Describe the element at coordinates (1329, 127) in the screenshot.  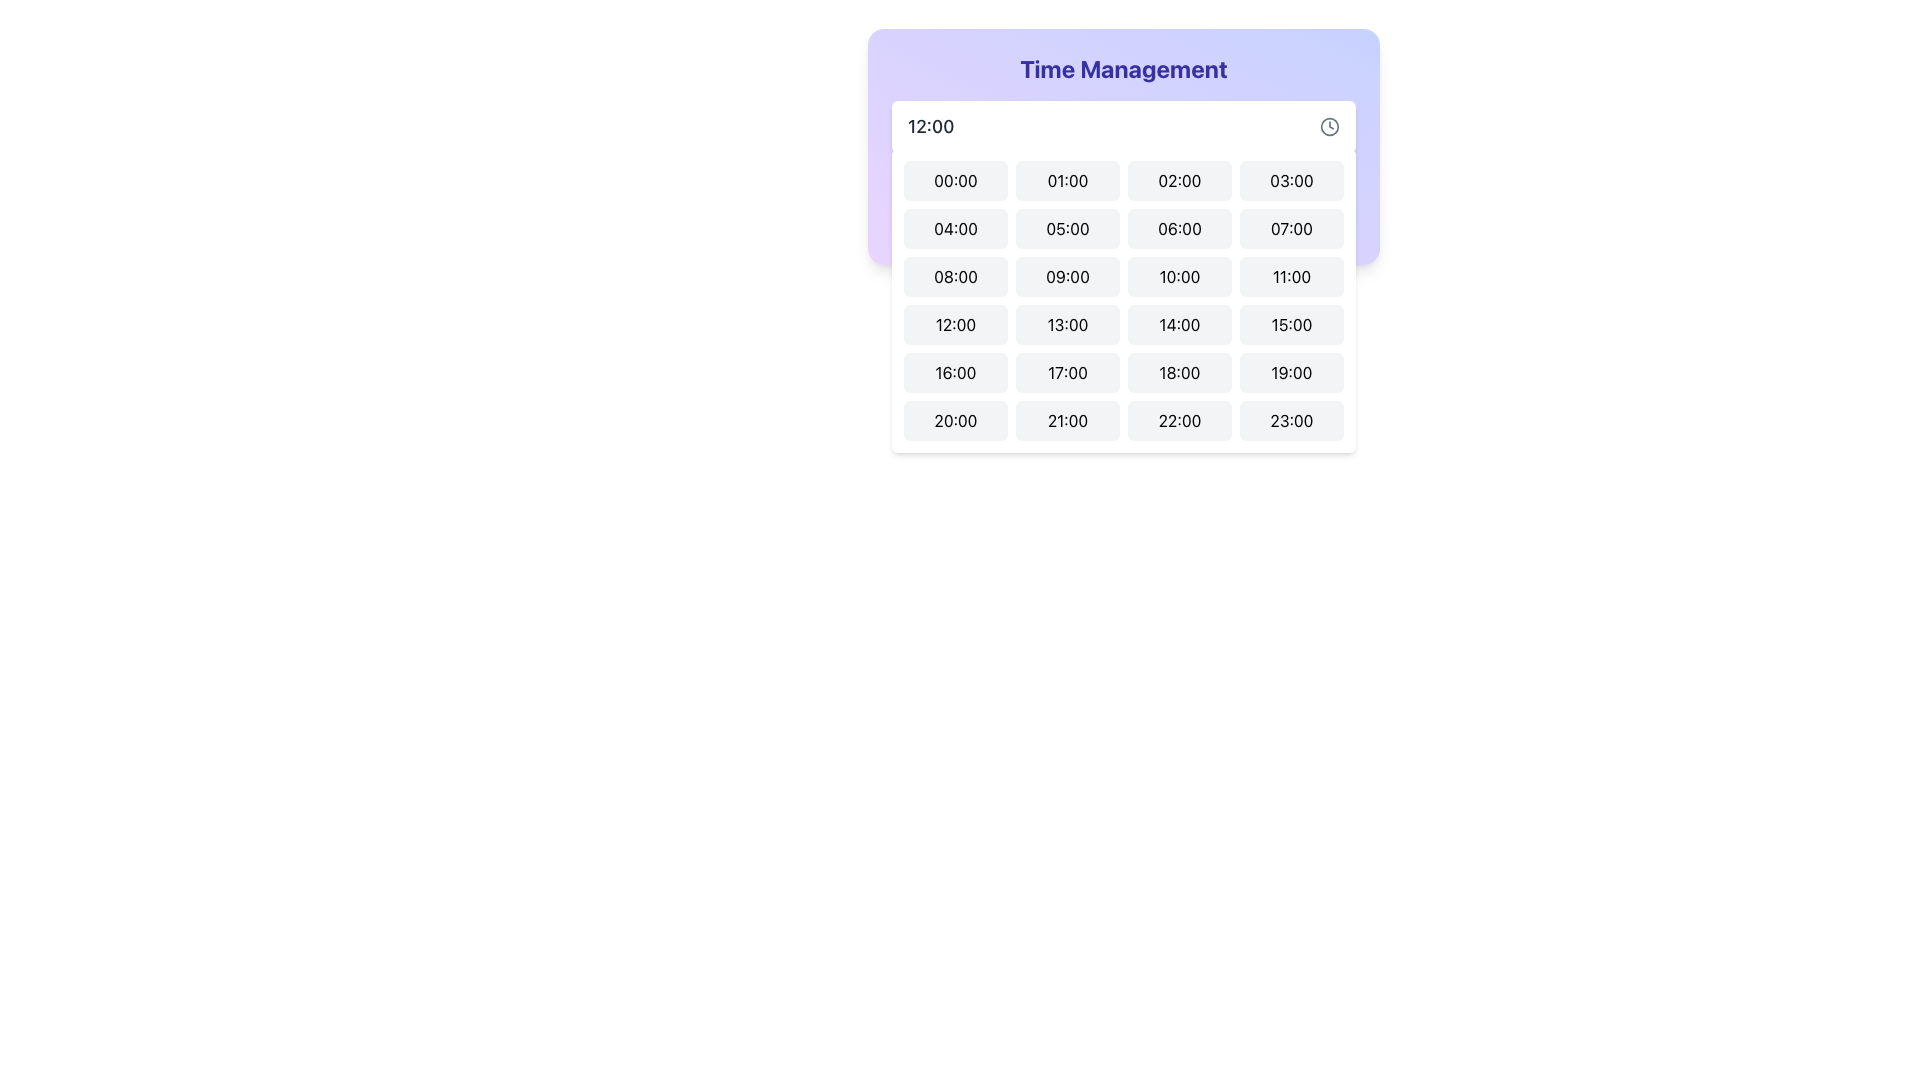
I see `the clock icon located on the far right of the white box containing the text '12:00', aligned to the top-right corner` at that location.